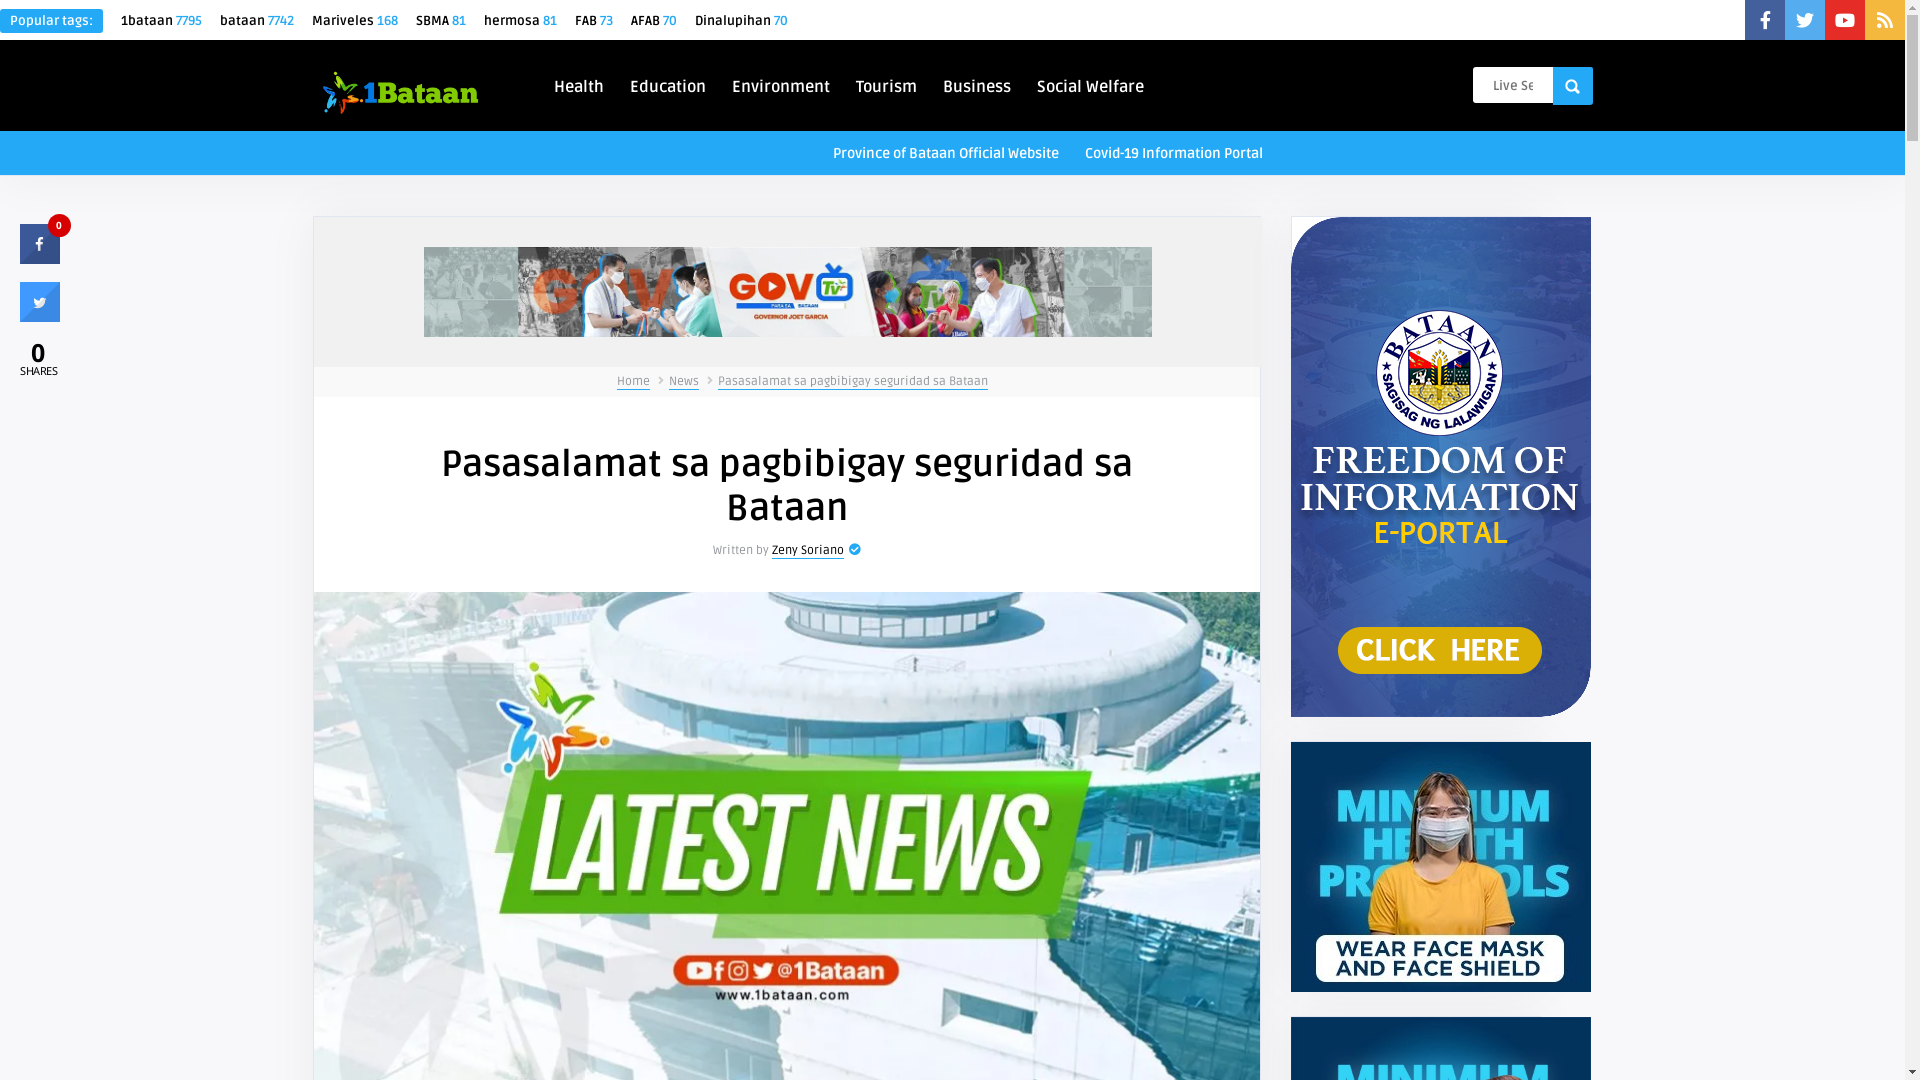 This screenshot has height=1080, width=1920. Describe the element at coordinates (780, 83) in the screenshot. I see `'Environment'` at that location.